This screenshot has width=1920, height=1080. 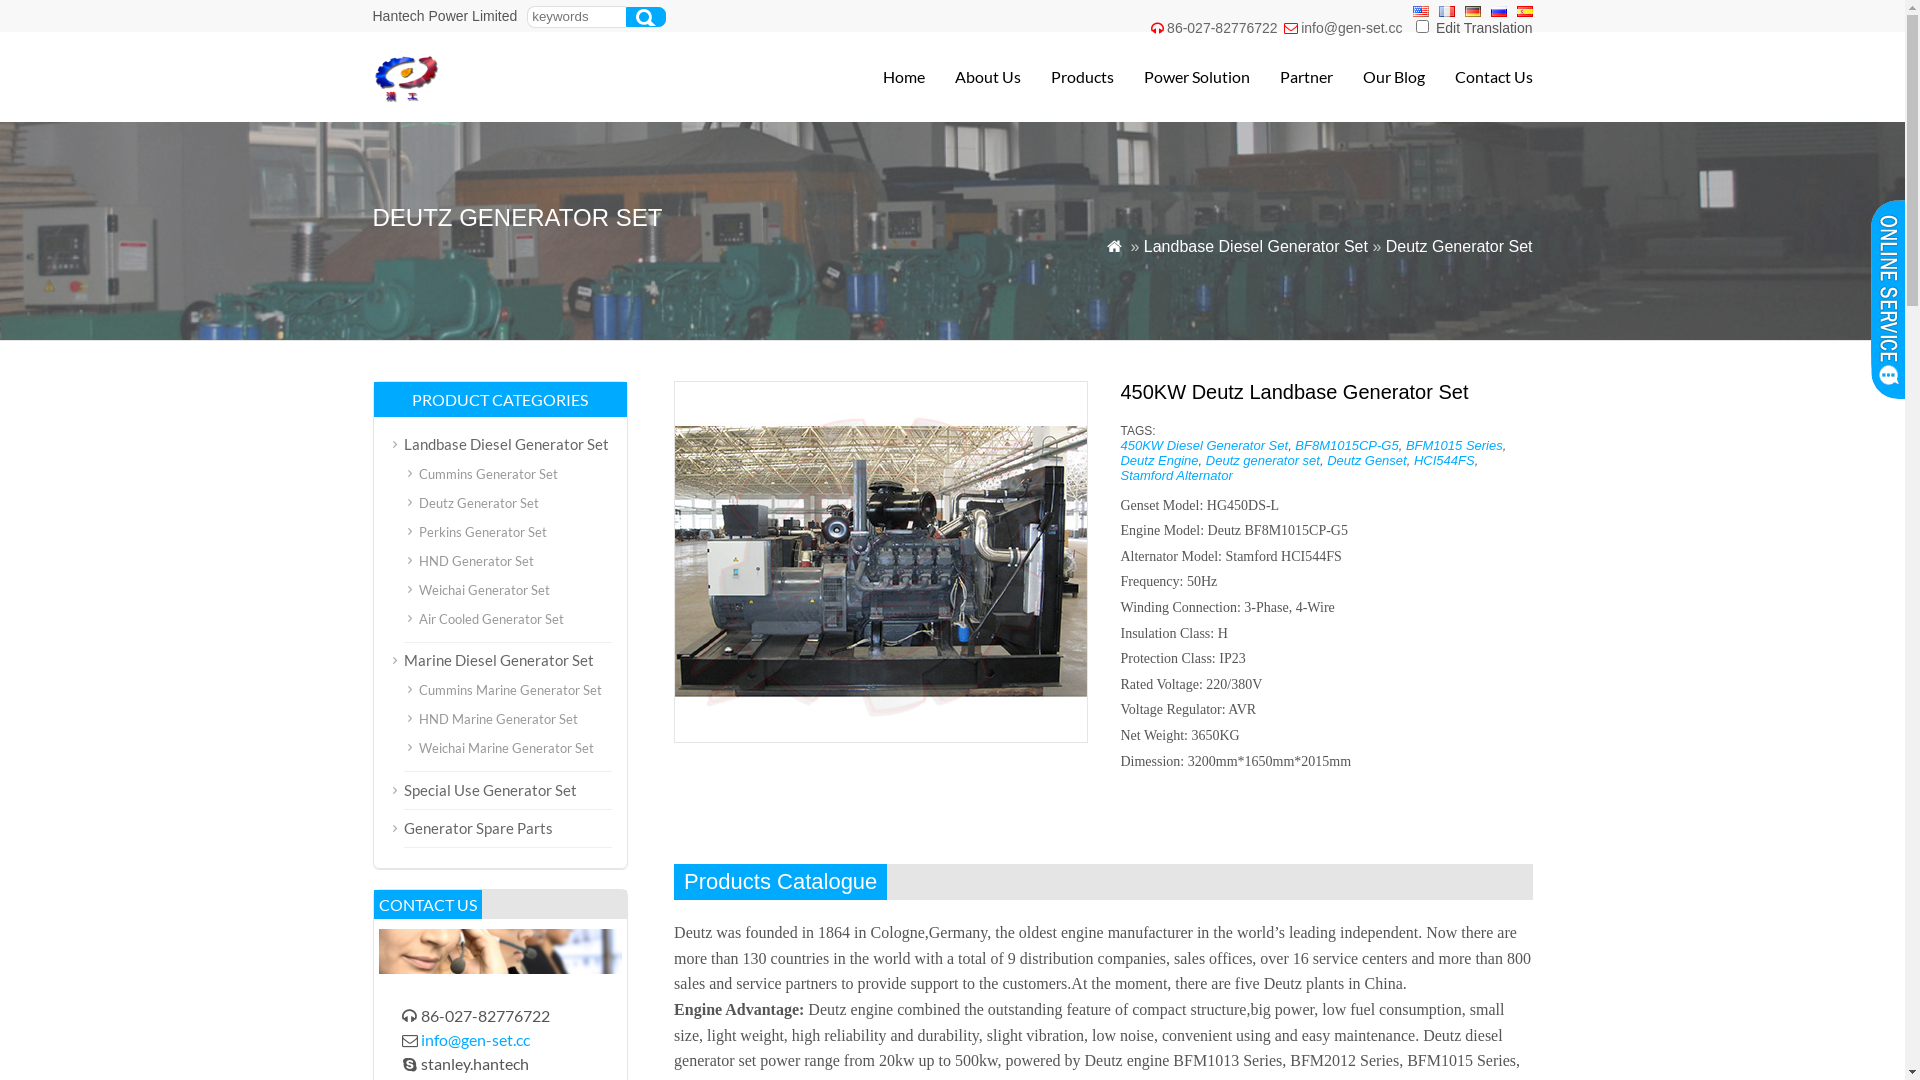 What do you see at coordinates (1444, 460) in the screenshot?
I see `'HCI544FS'` at bounding box center [1444, 460].